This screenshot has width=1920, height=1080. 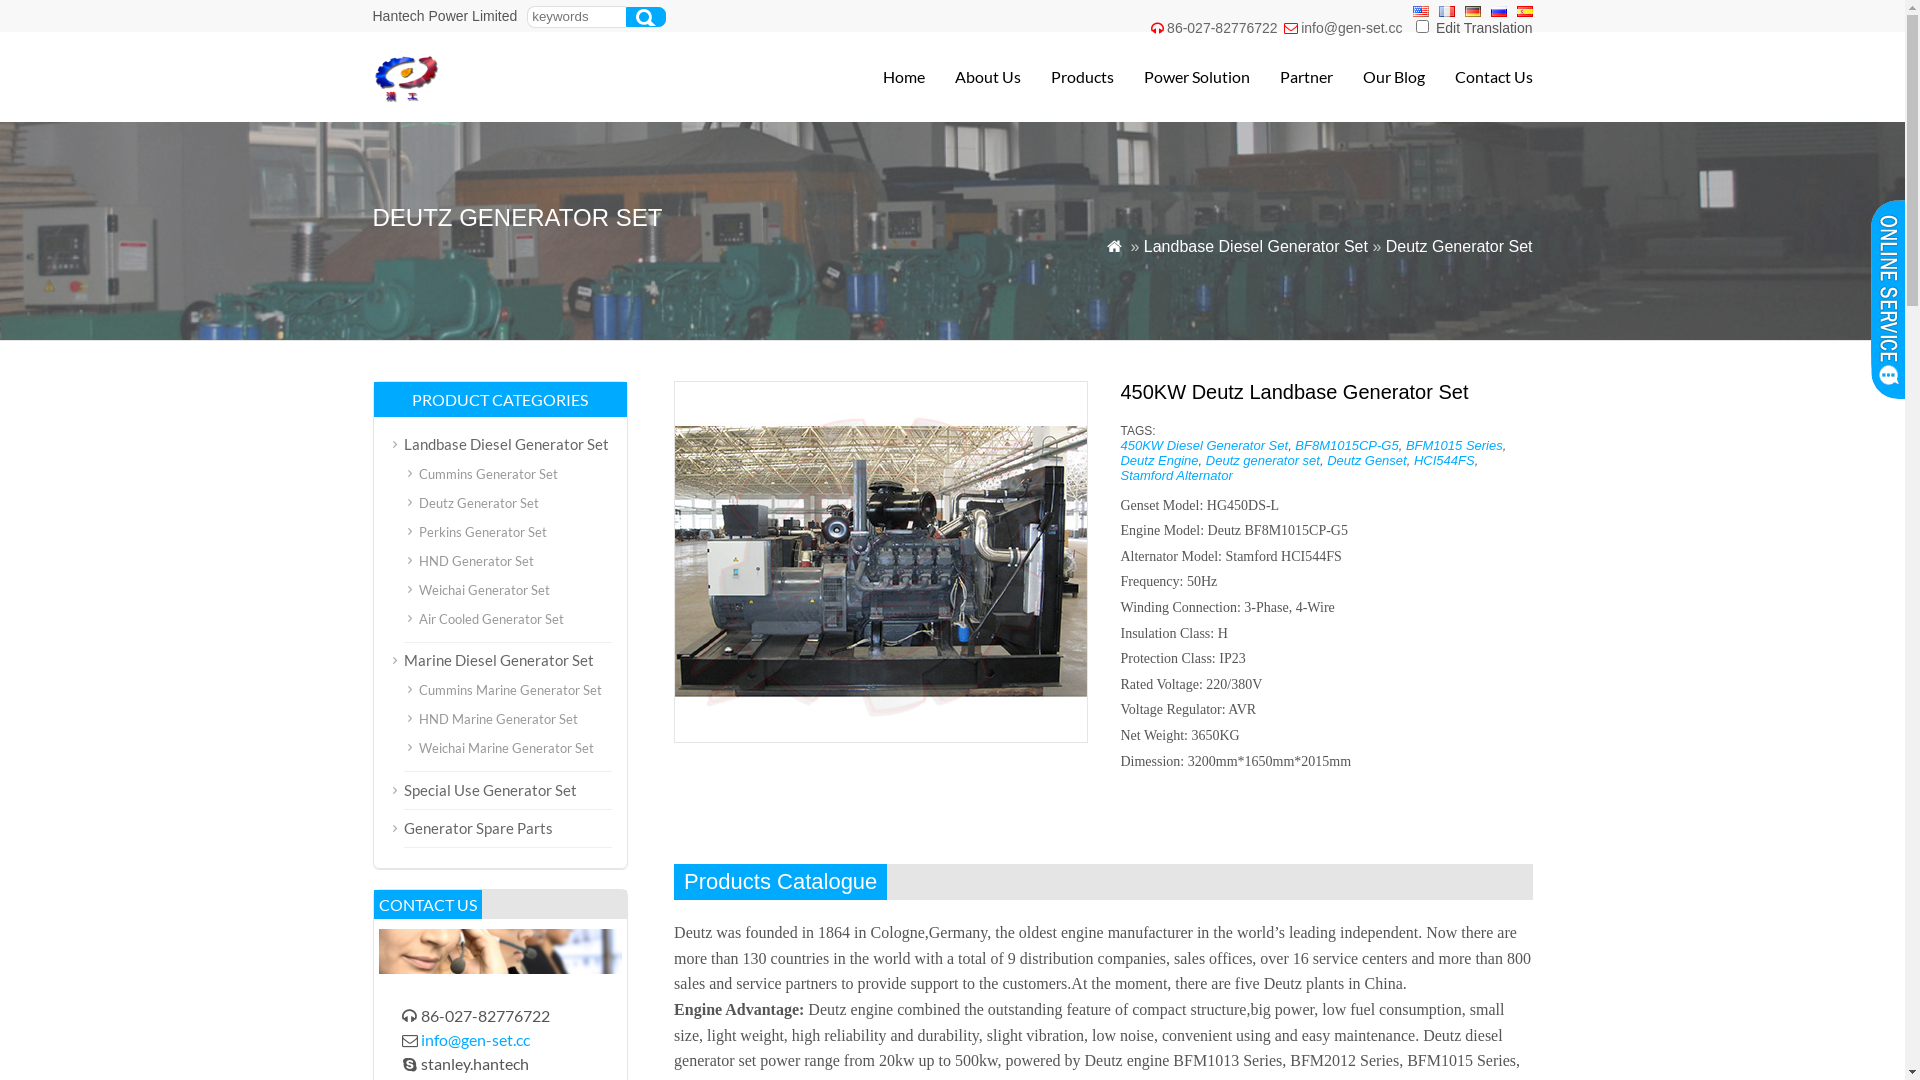 What do you see at coordinates (1444, 460) in the screenshot?
I see `'HCI544FS'` at bounding box center [1444, 460].